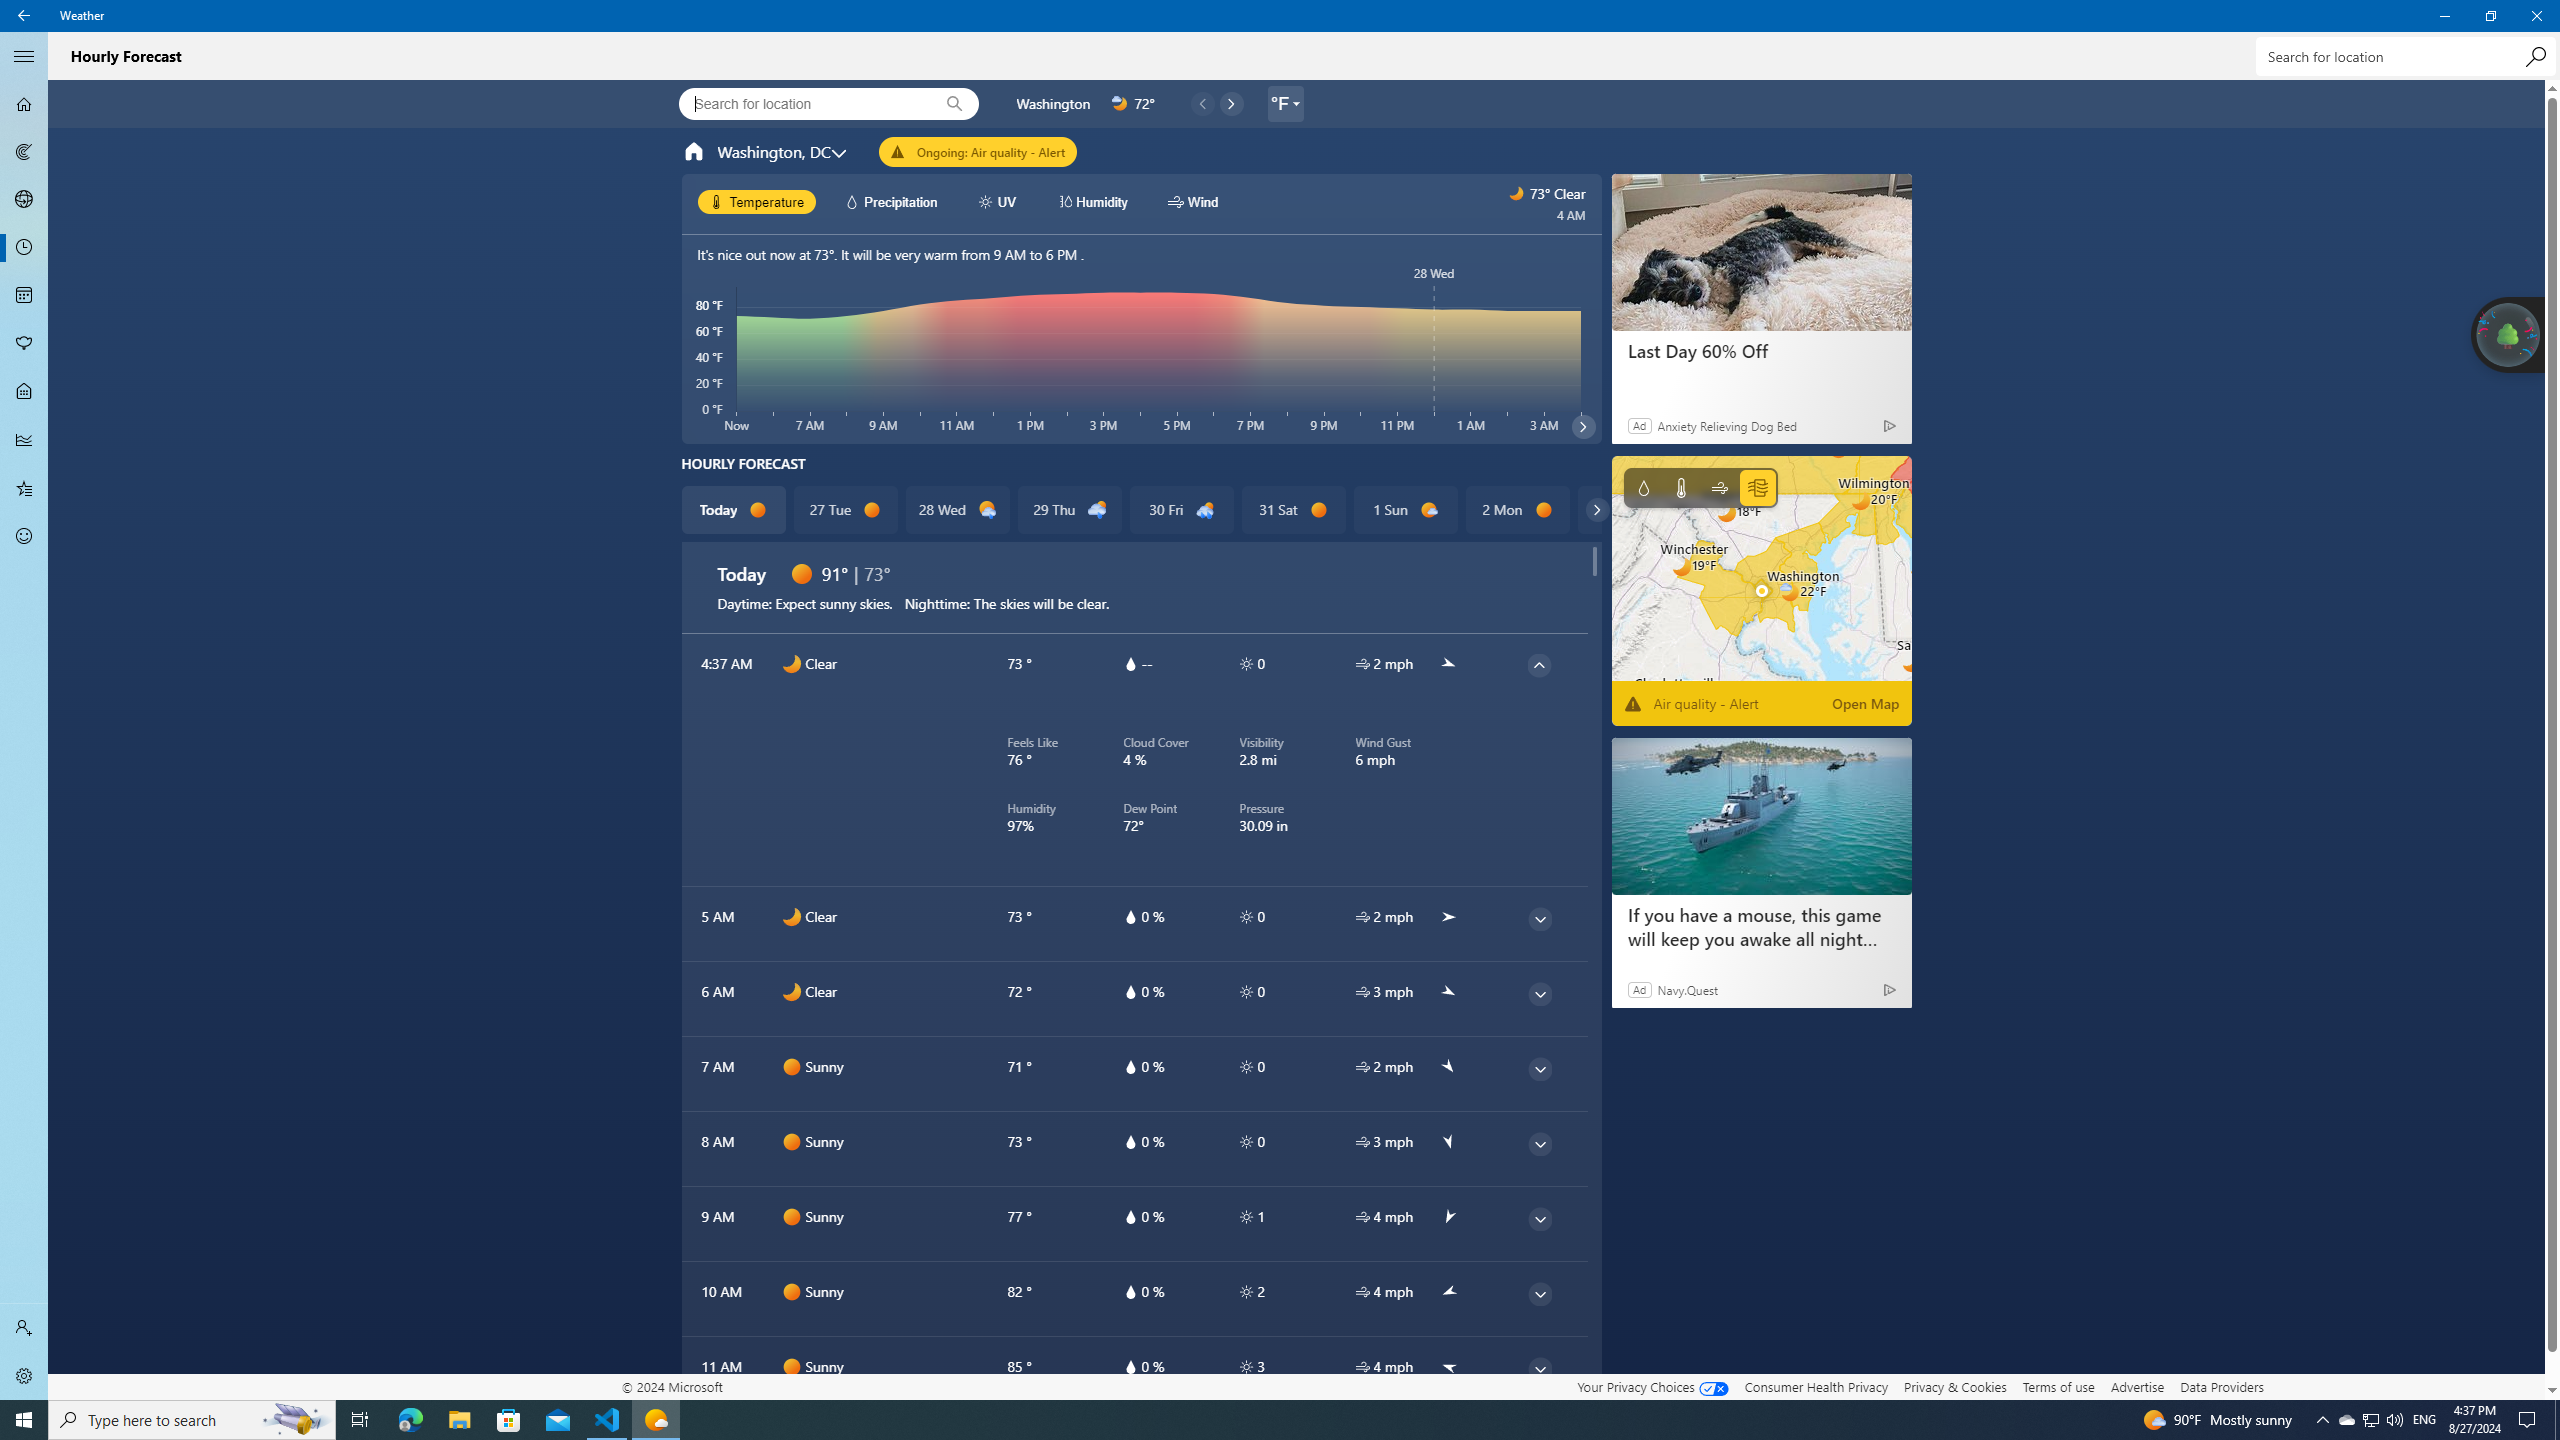 The image size is (2560, 1440). Describe the element at coordinates (509, 1418) in the screenshot. I see `'Microsoft Store'` at that location.